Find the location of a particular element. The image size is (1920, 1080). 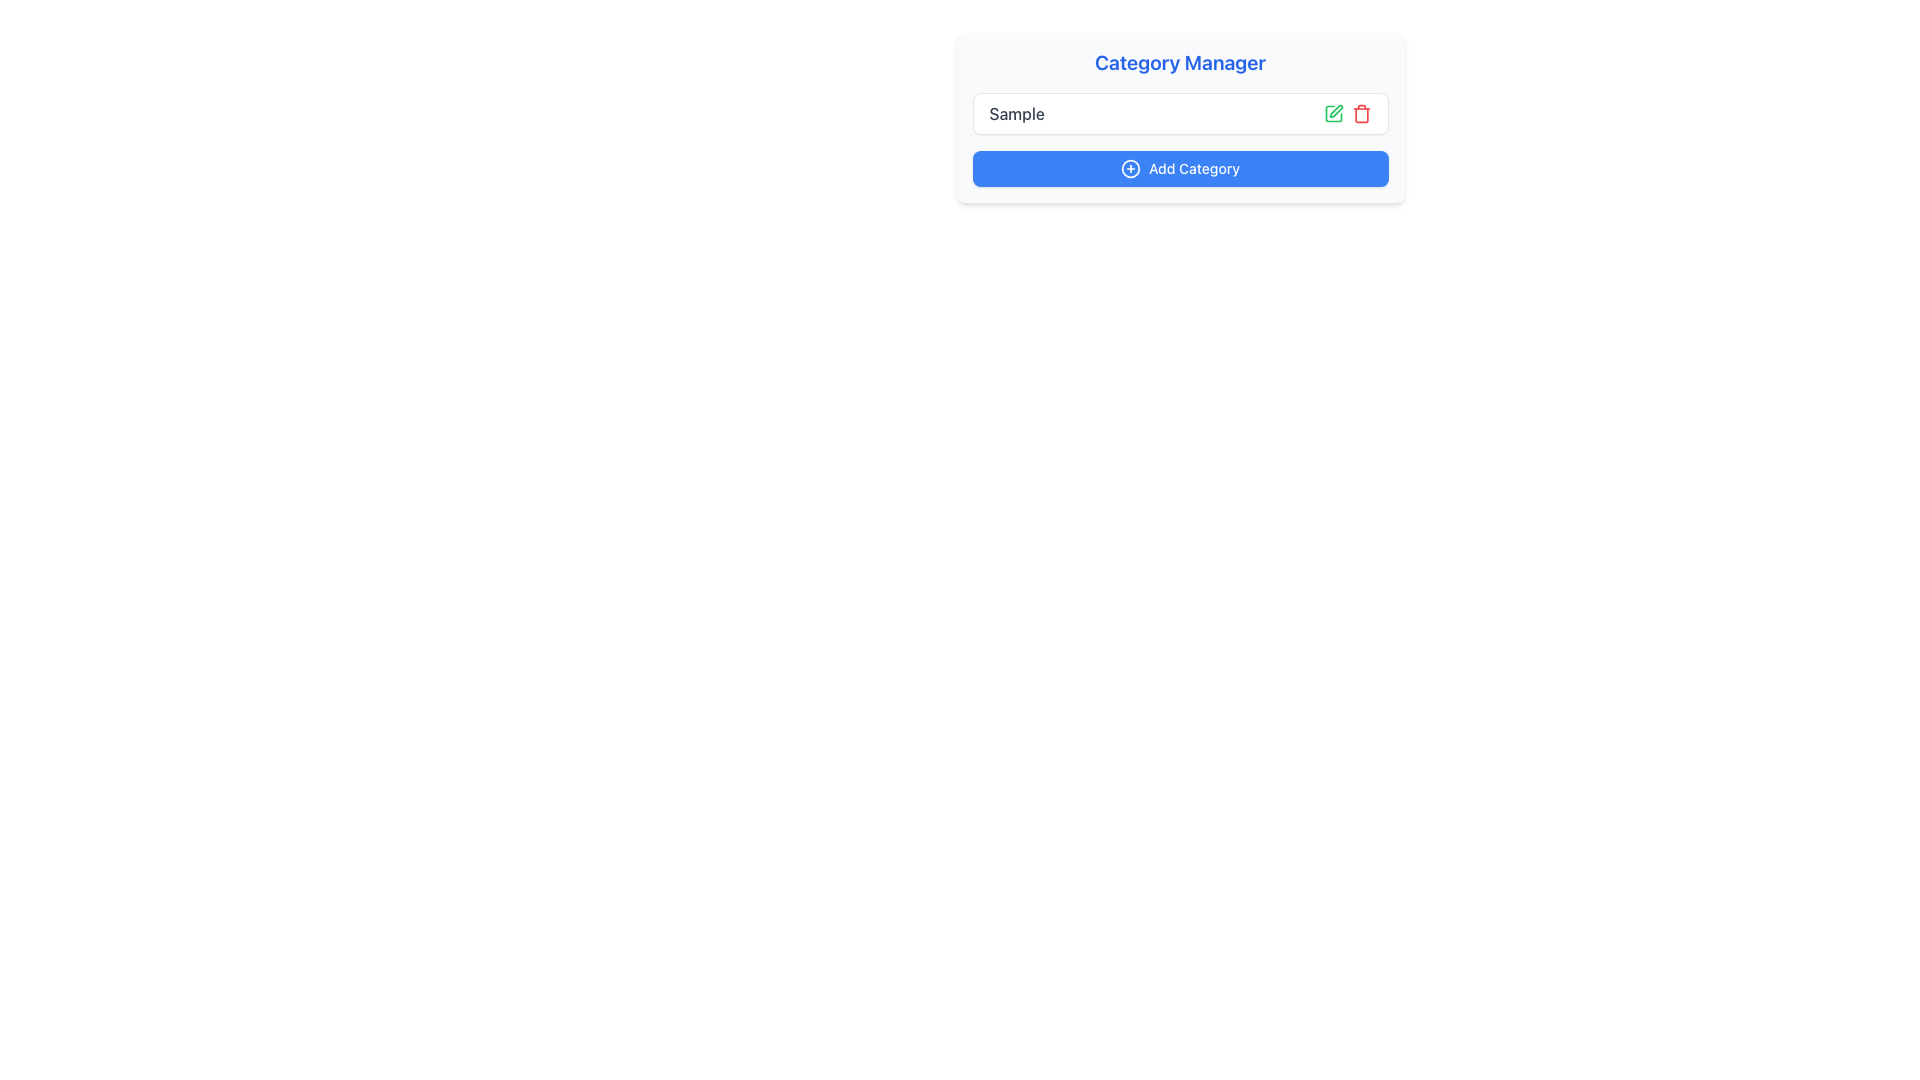

the circular graphical shape located at the center of the 'Add Category' button, which indicates an addition action in the Category Manager interface is located at coordinates (1131, 168).